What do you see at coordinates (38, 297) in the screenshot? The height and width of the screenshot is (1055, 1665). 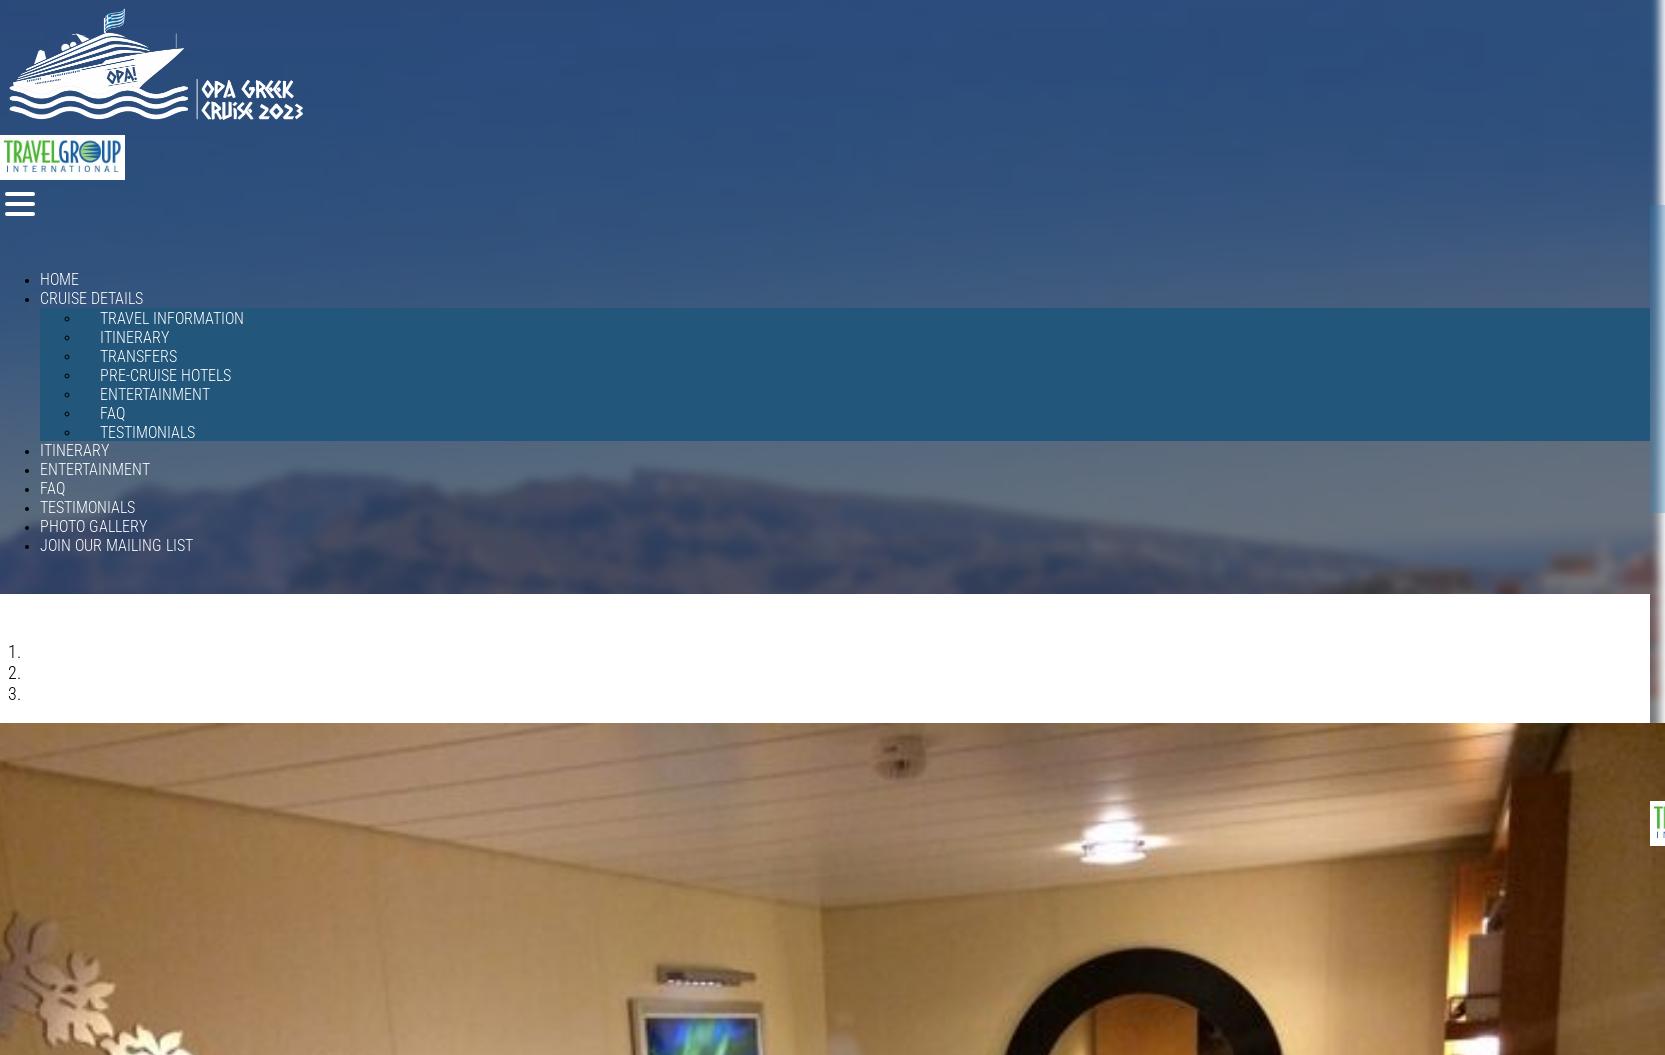 I see `'Cruise Details'` at bounding box center [38, 297].